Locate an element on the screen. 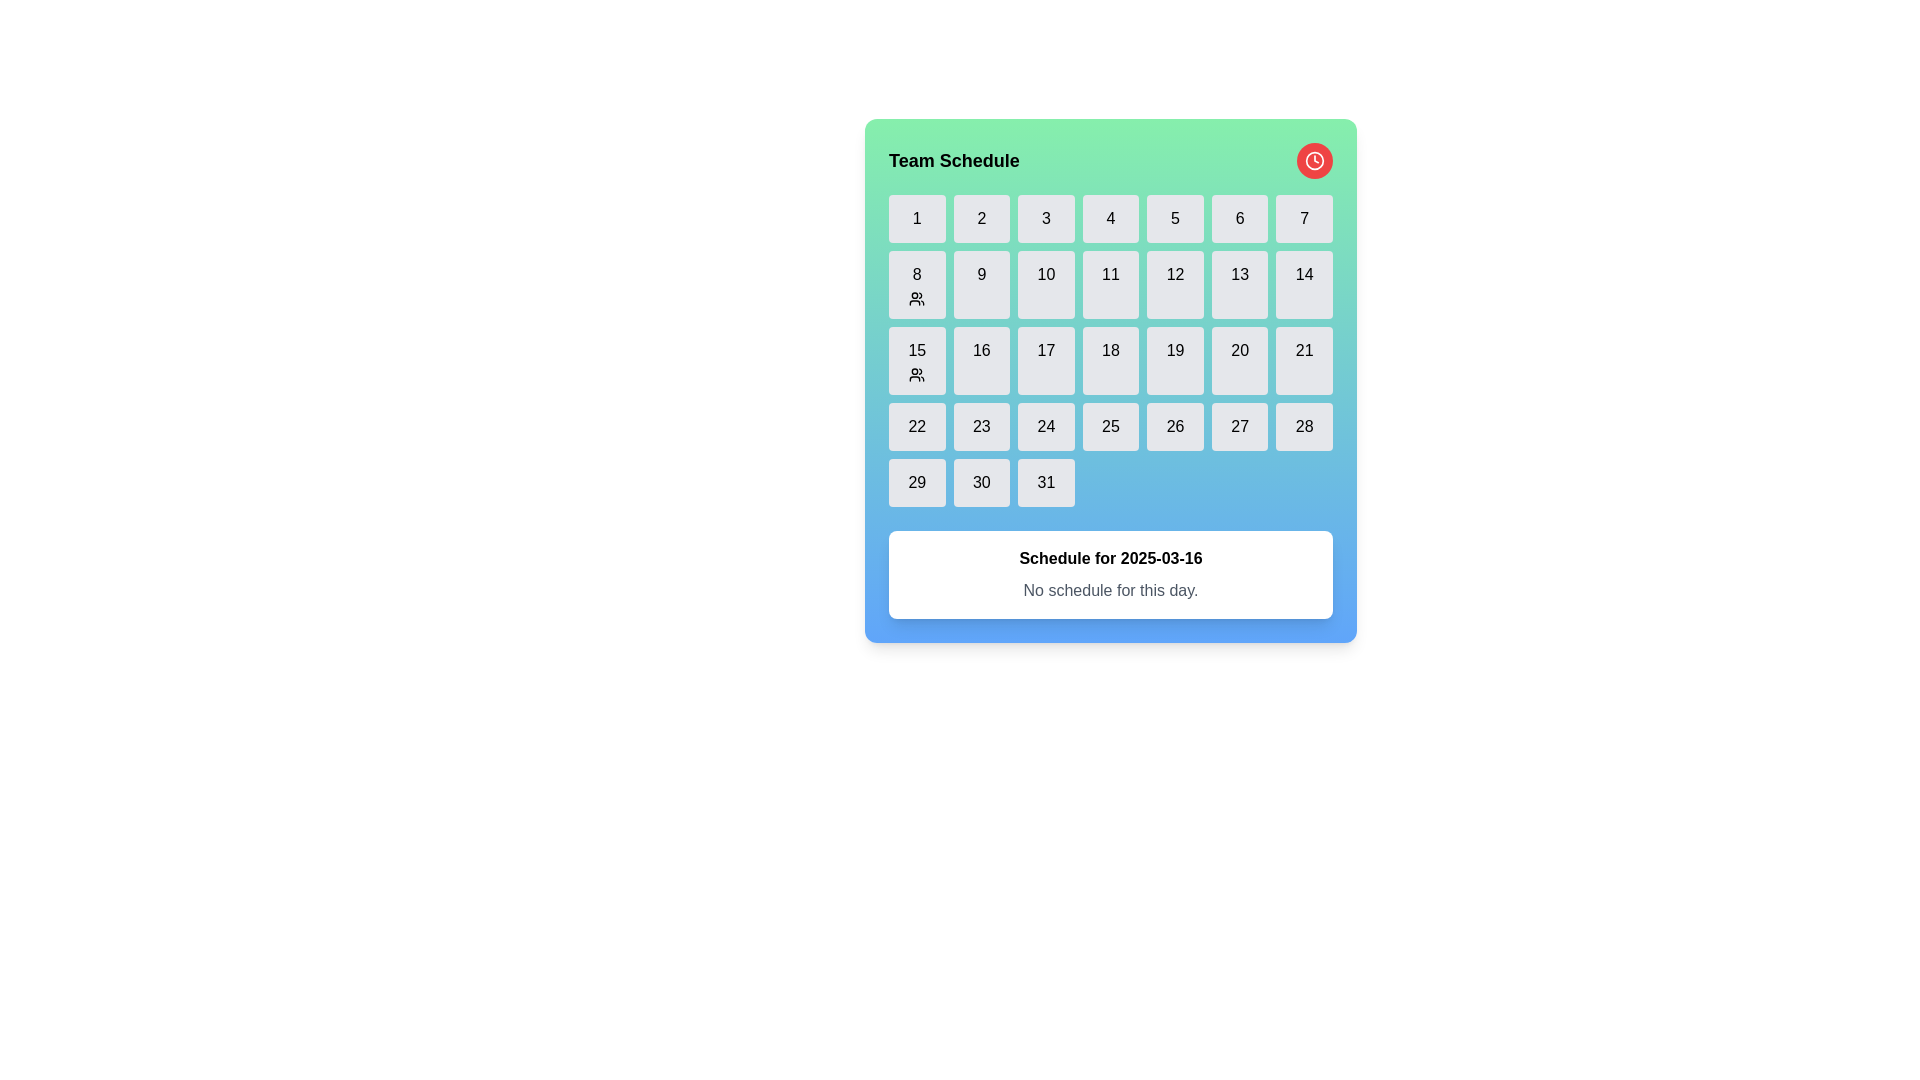 This screenshot has height=1080, width=1920. the 17th day button in the calendar interface is located at coordinates (1045, 361).